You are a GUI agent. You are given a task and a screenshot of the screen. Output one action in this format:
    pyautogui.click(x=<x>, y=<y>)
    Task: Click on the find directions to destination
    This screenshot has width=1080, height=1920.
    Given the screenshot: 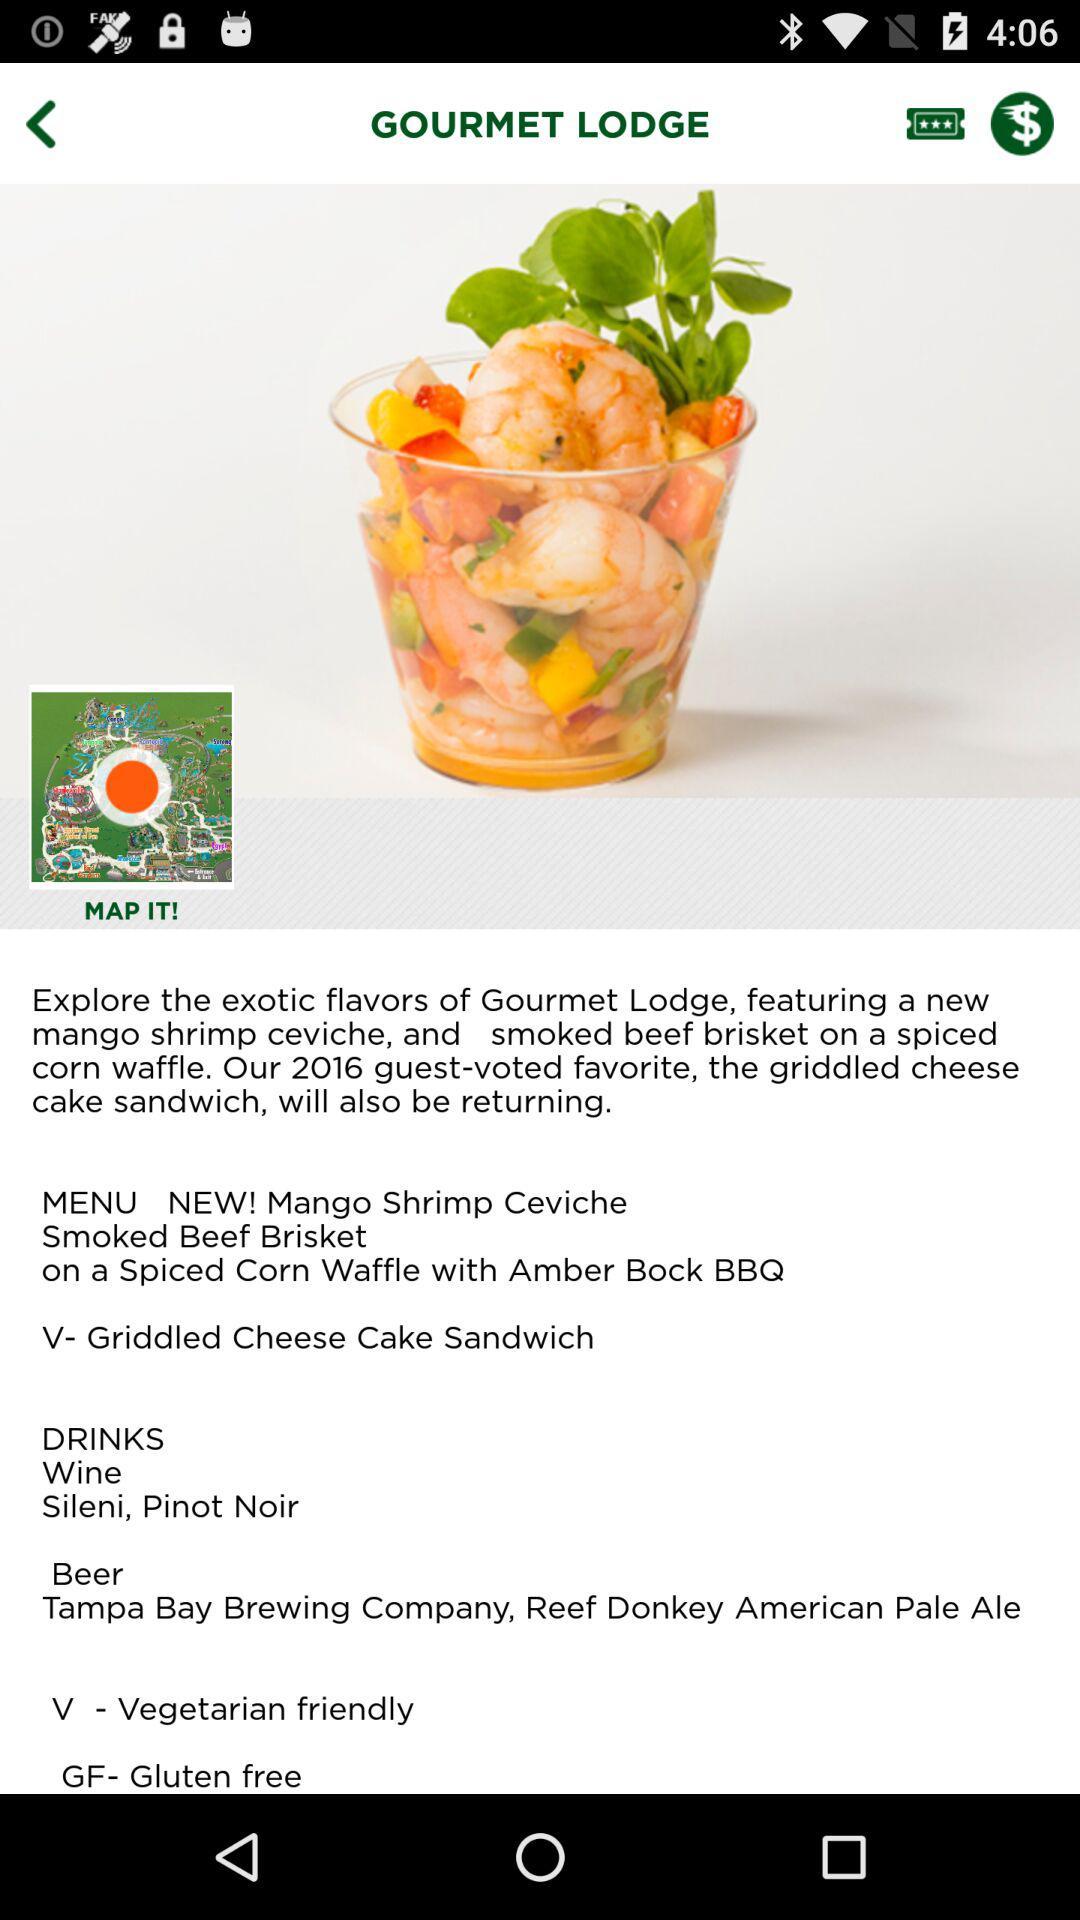 What is the action you would take?
    pyautogui.click(x=131, y=786)
    